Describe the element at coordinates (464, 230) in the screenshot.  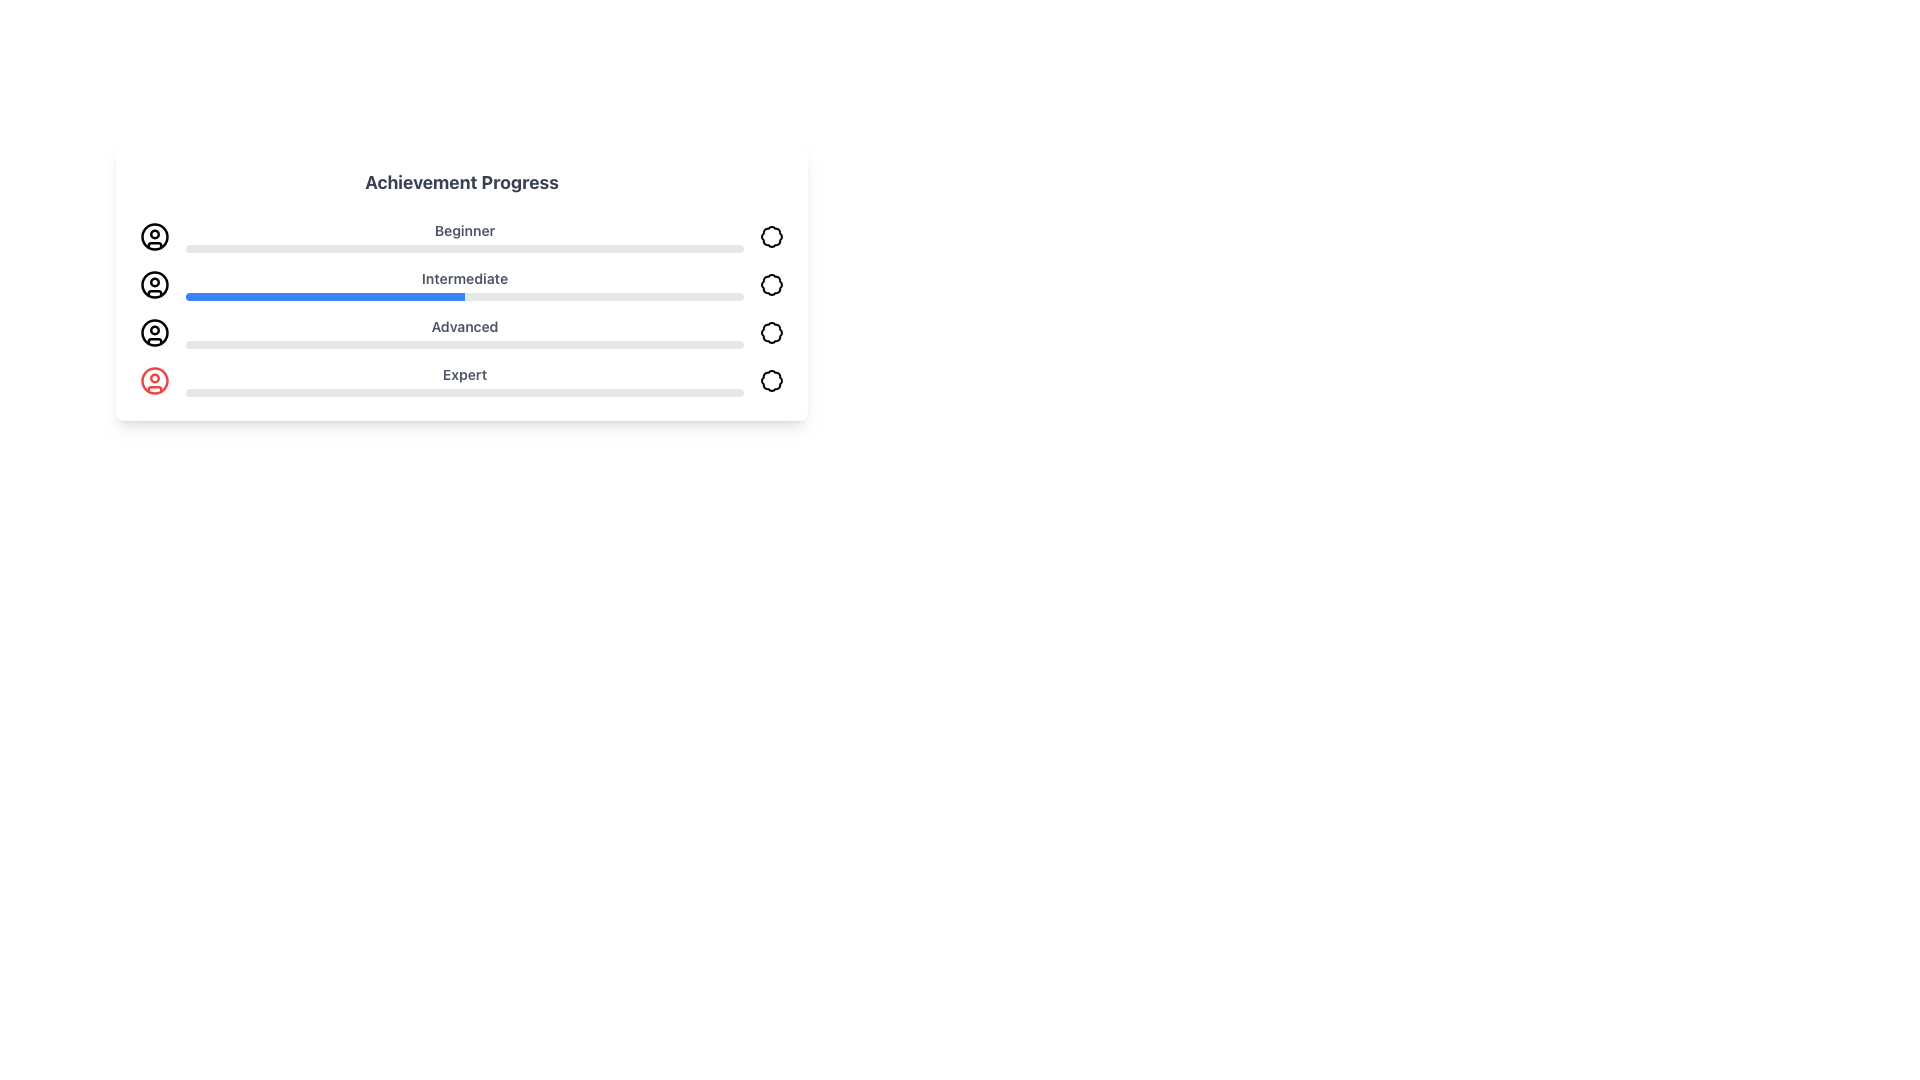
I see `the text label displaying 'Beginner', which is styled with small, bold fonts and gray color, positioned in the first row of the progress levels` at that location.